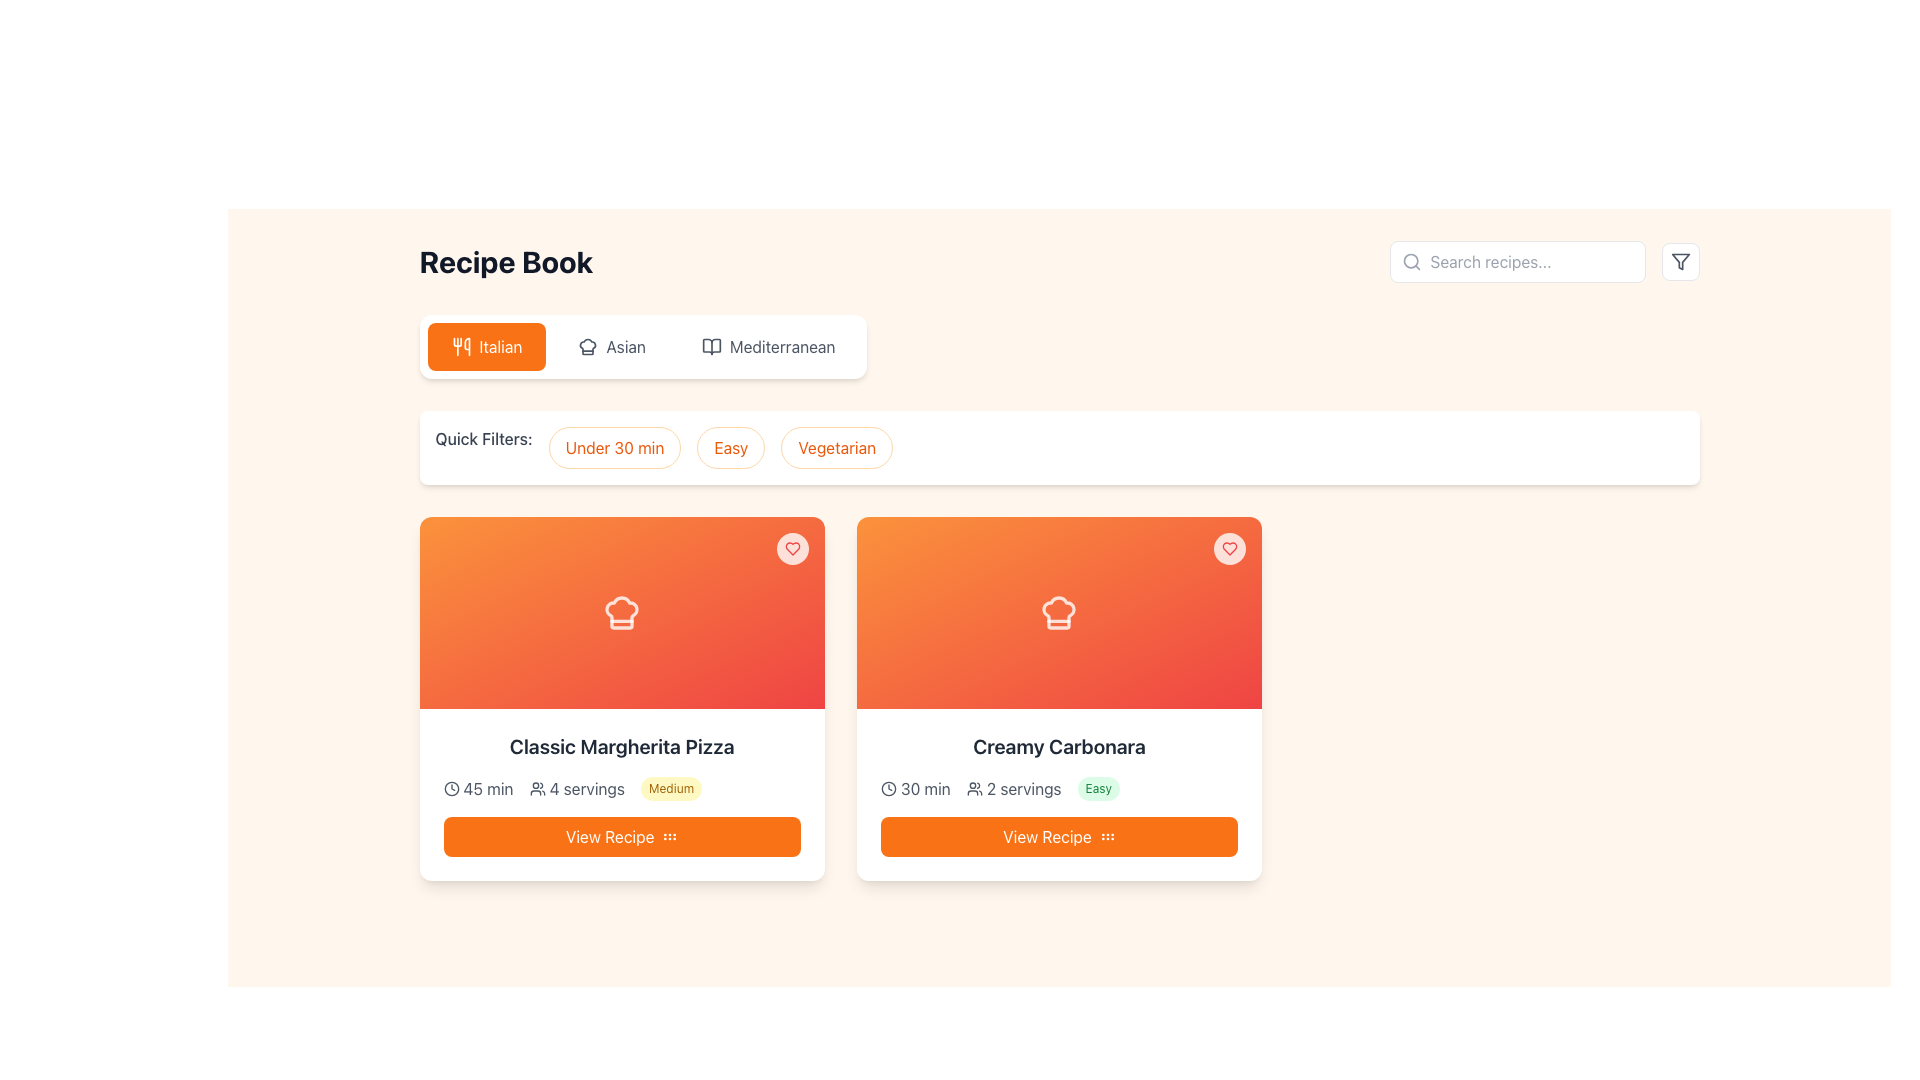 Image resolution: width=1920 pixels, height=1080 pixels. What do you see at coordinates (1106, 837) in the screenshot?
I see `the decorative icon consisting of six small circles arranged in two horizontal rows, located on the right side of the 'View Recipe' button in the second card (Creamy Carbonara)` at bounding box center [1106, 837].